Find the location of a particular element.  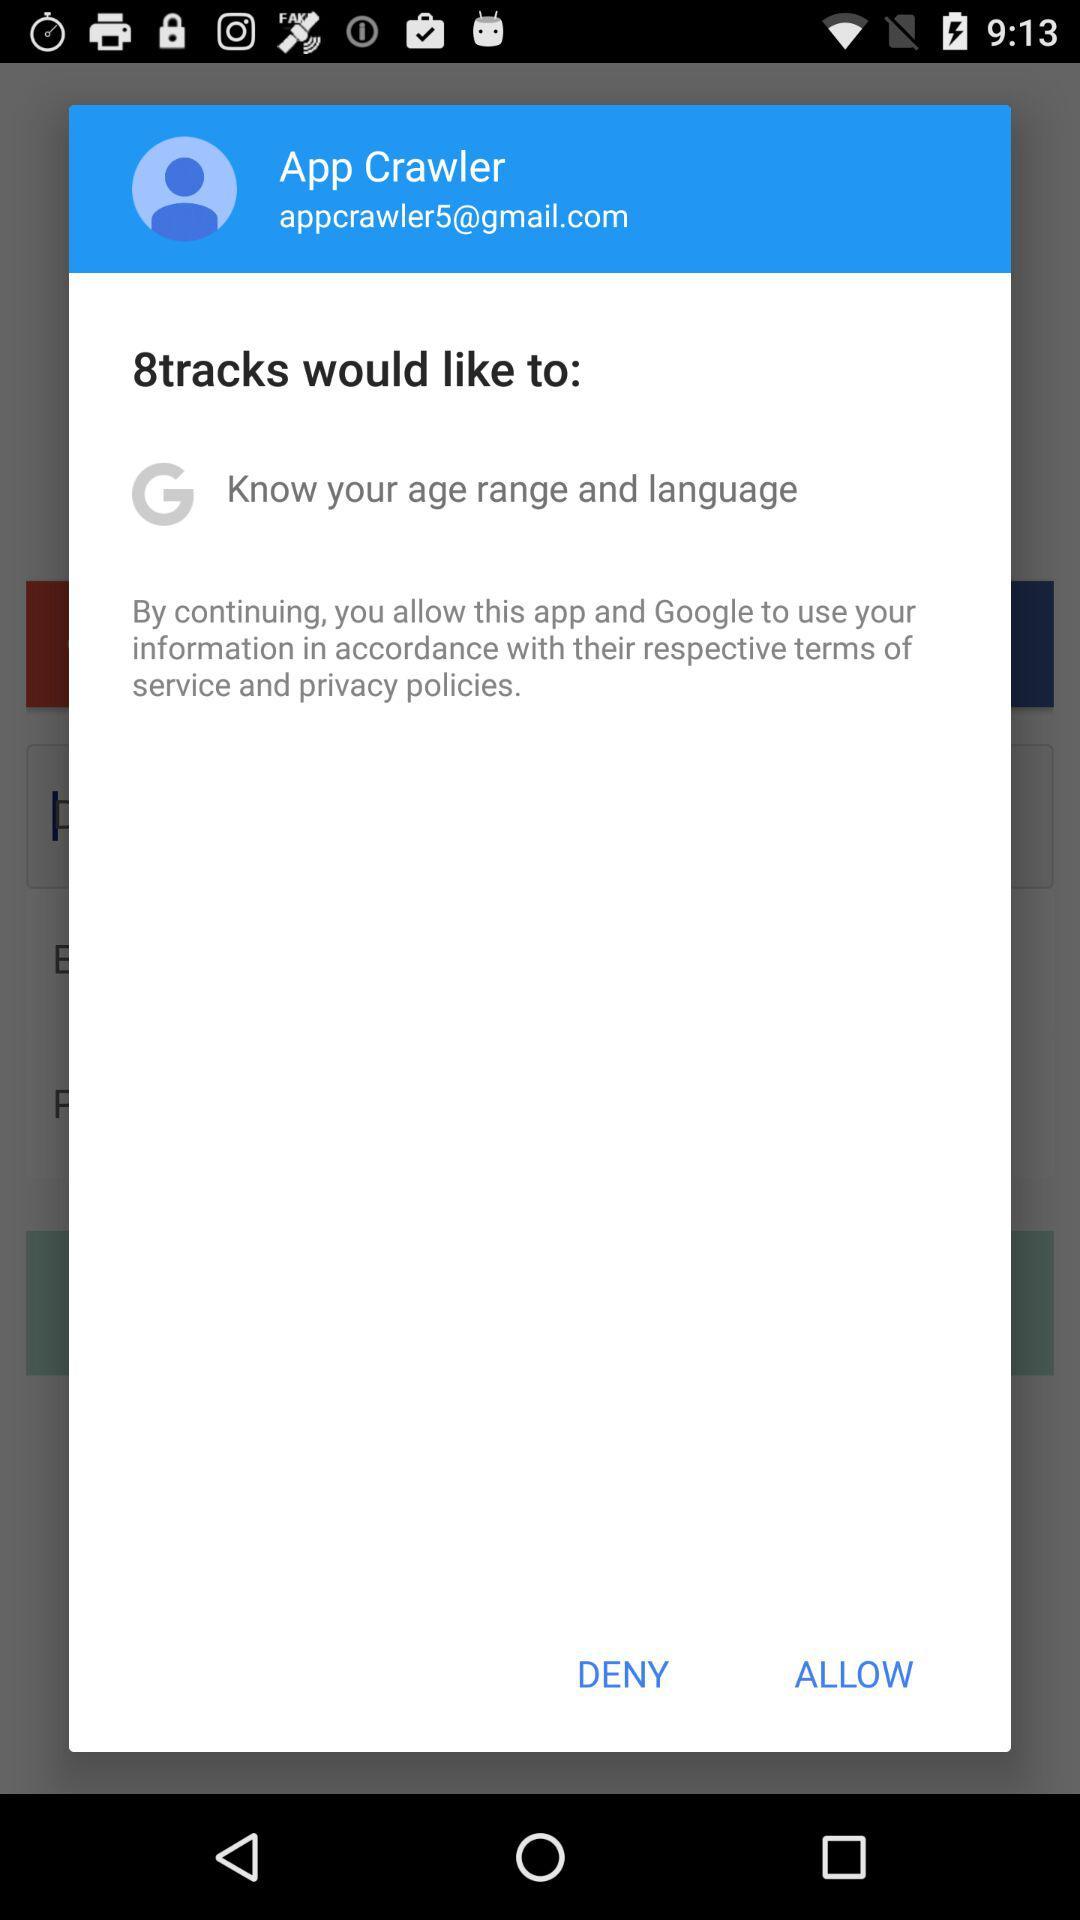

the app crawler app is located at coordinates (392, 164).